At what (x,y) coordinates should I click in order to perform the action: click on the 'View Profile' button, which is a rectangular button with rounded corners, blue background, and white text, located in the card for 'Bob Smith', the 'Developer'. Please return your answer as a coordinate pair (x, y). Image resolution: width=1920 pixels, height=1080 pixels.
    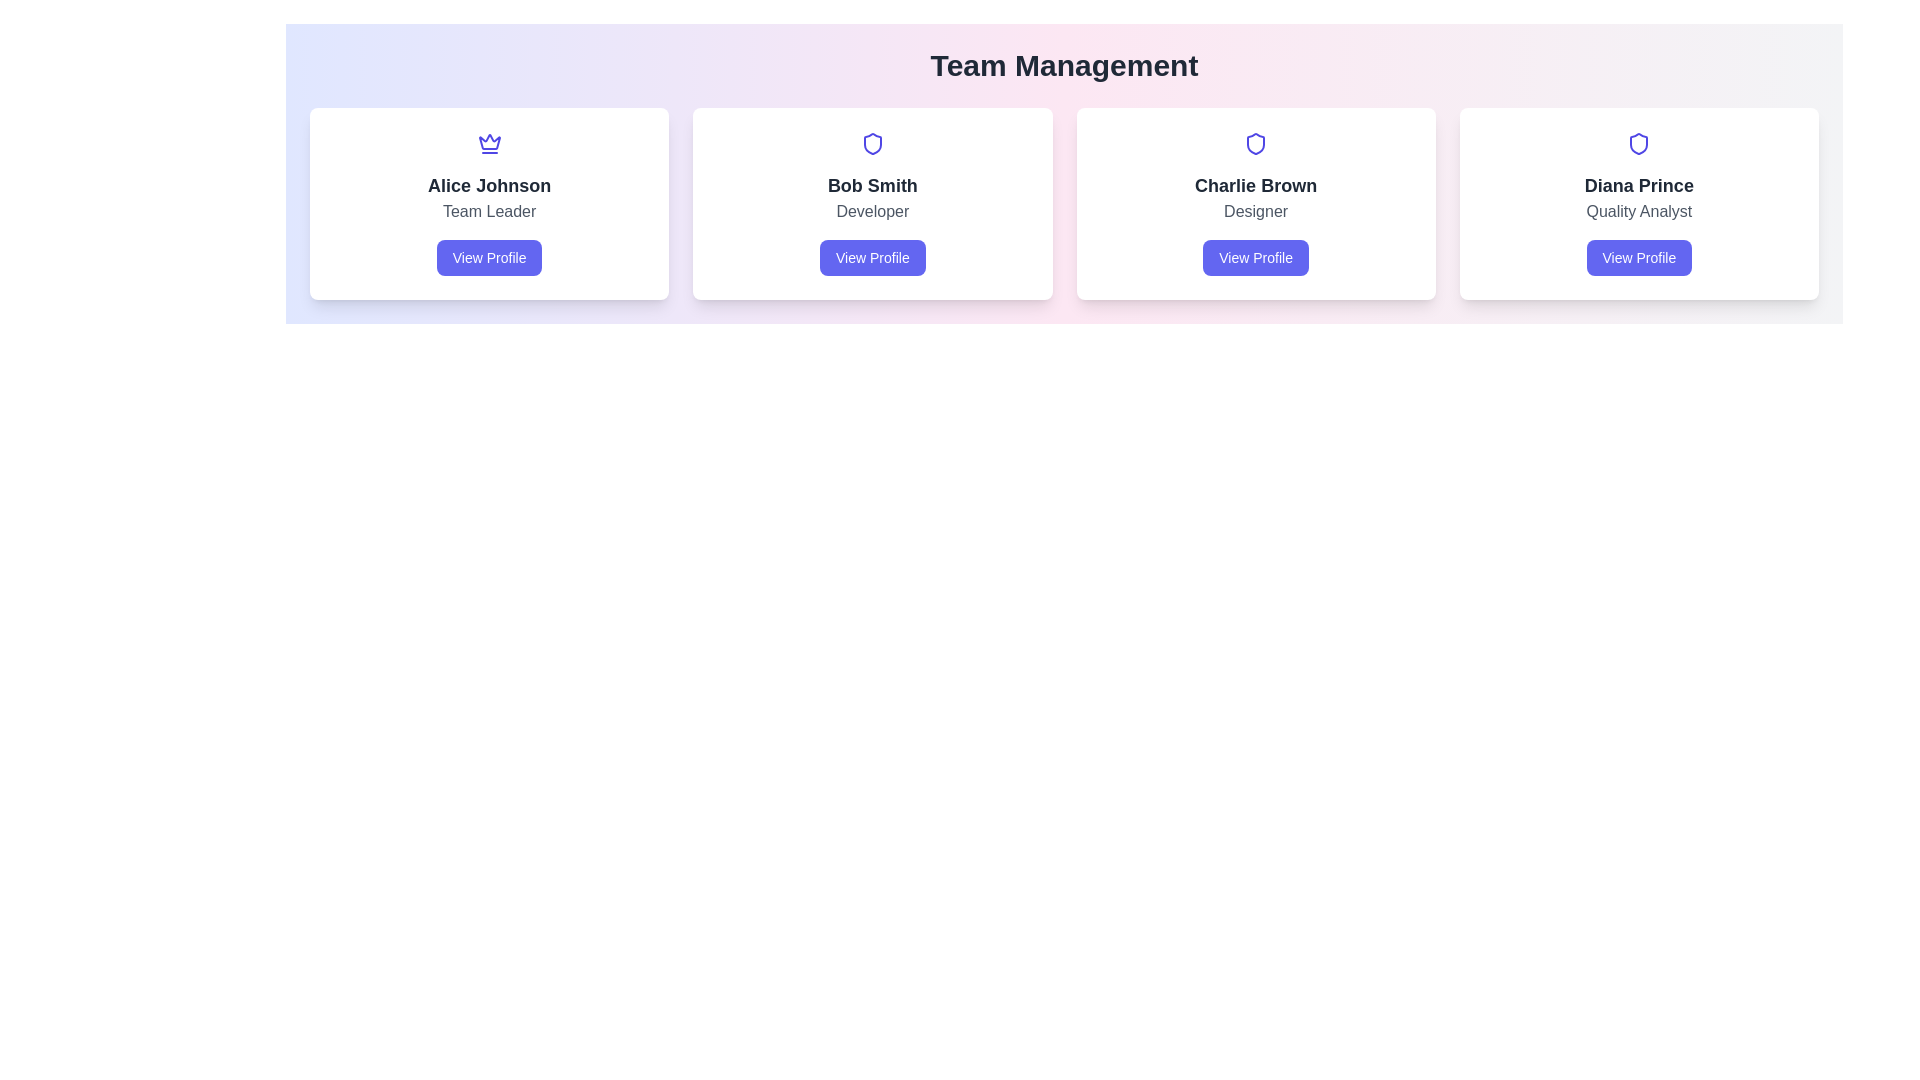
    Looking at the image, I should click on (872, 257).